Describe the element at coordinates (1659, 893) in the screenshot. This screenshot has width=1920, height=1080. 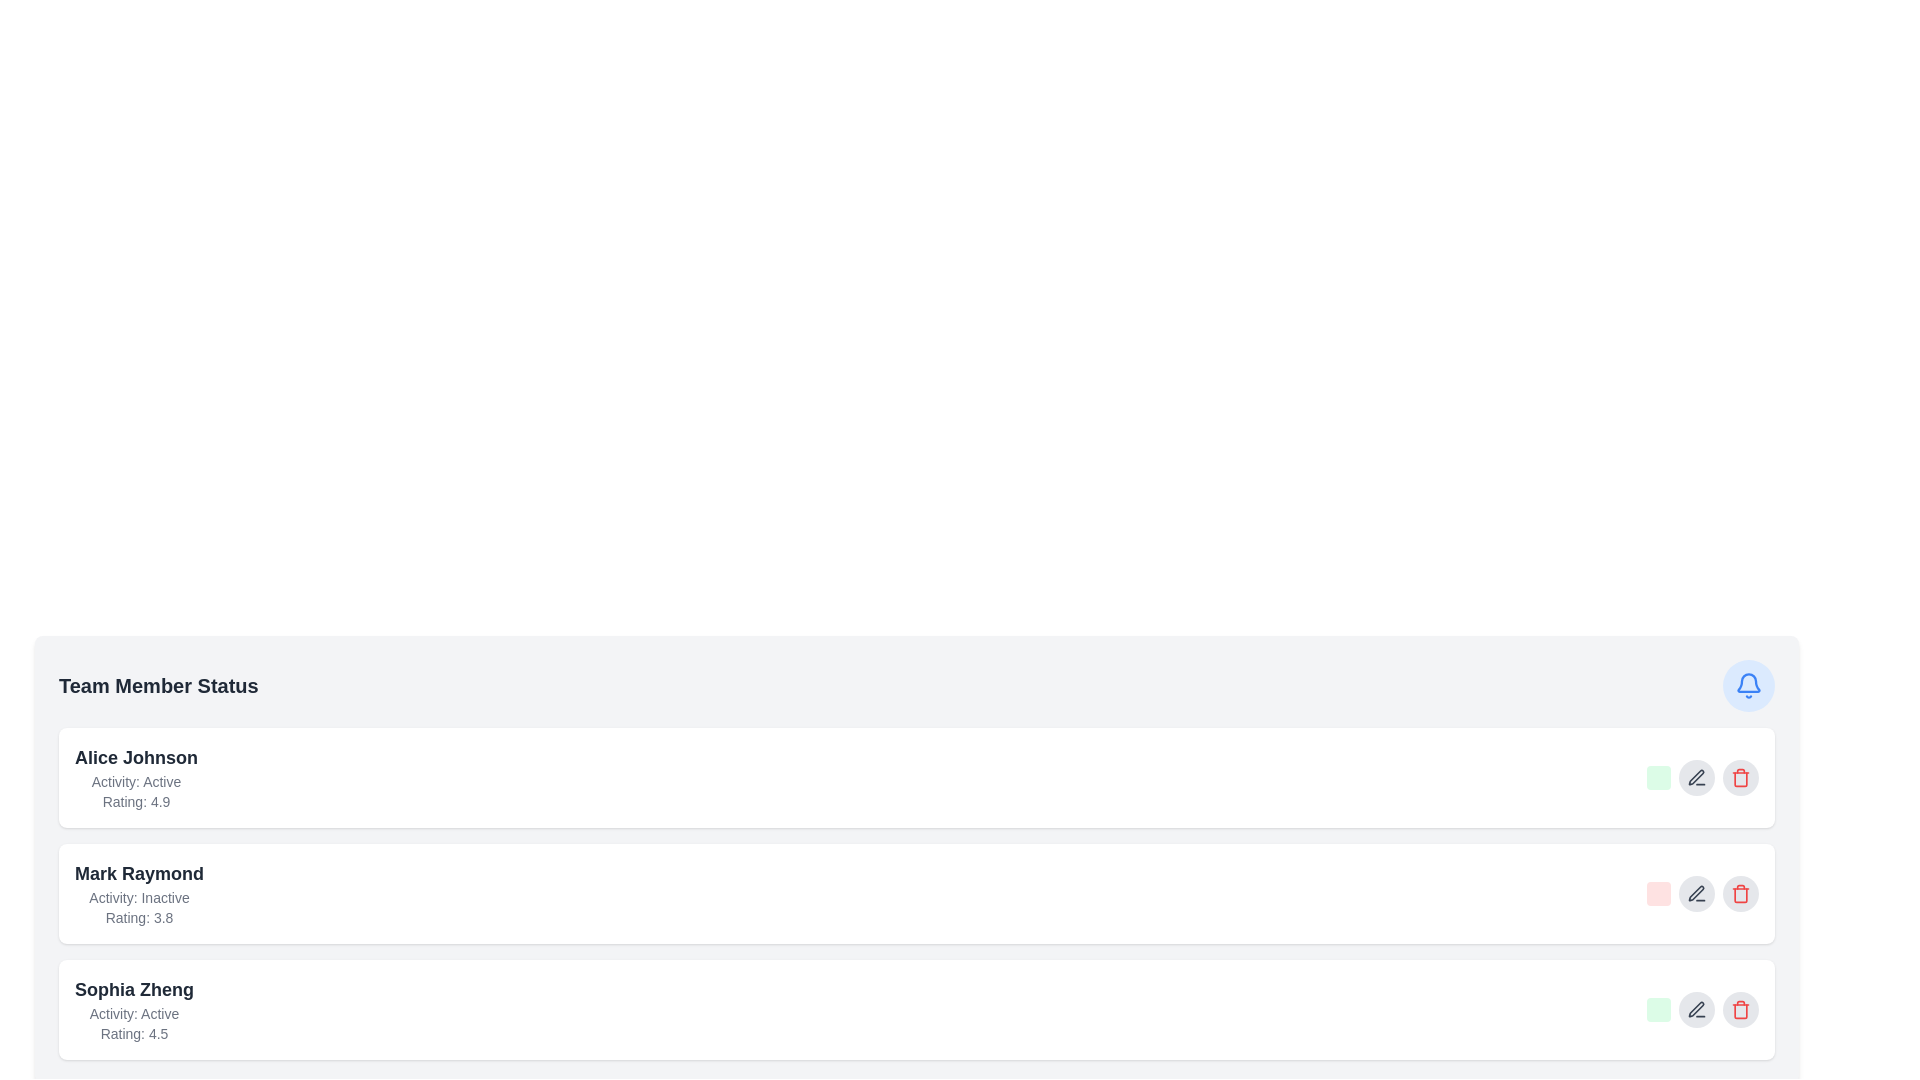
I see `the first badge indicating the activity status of the team member, which displays 'Inactive'` at that location.